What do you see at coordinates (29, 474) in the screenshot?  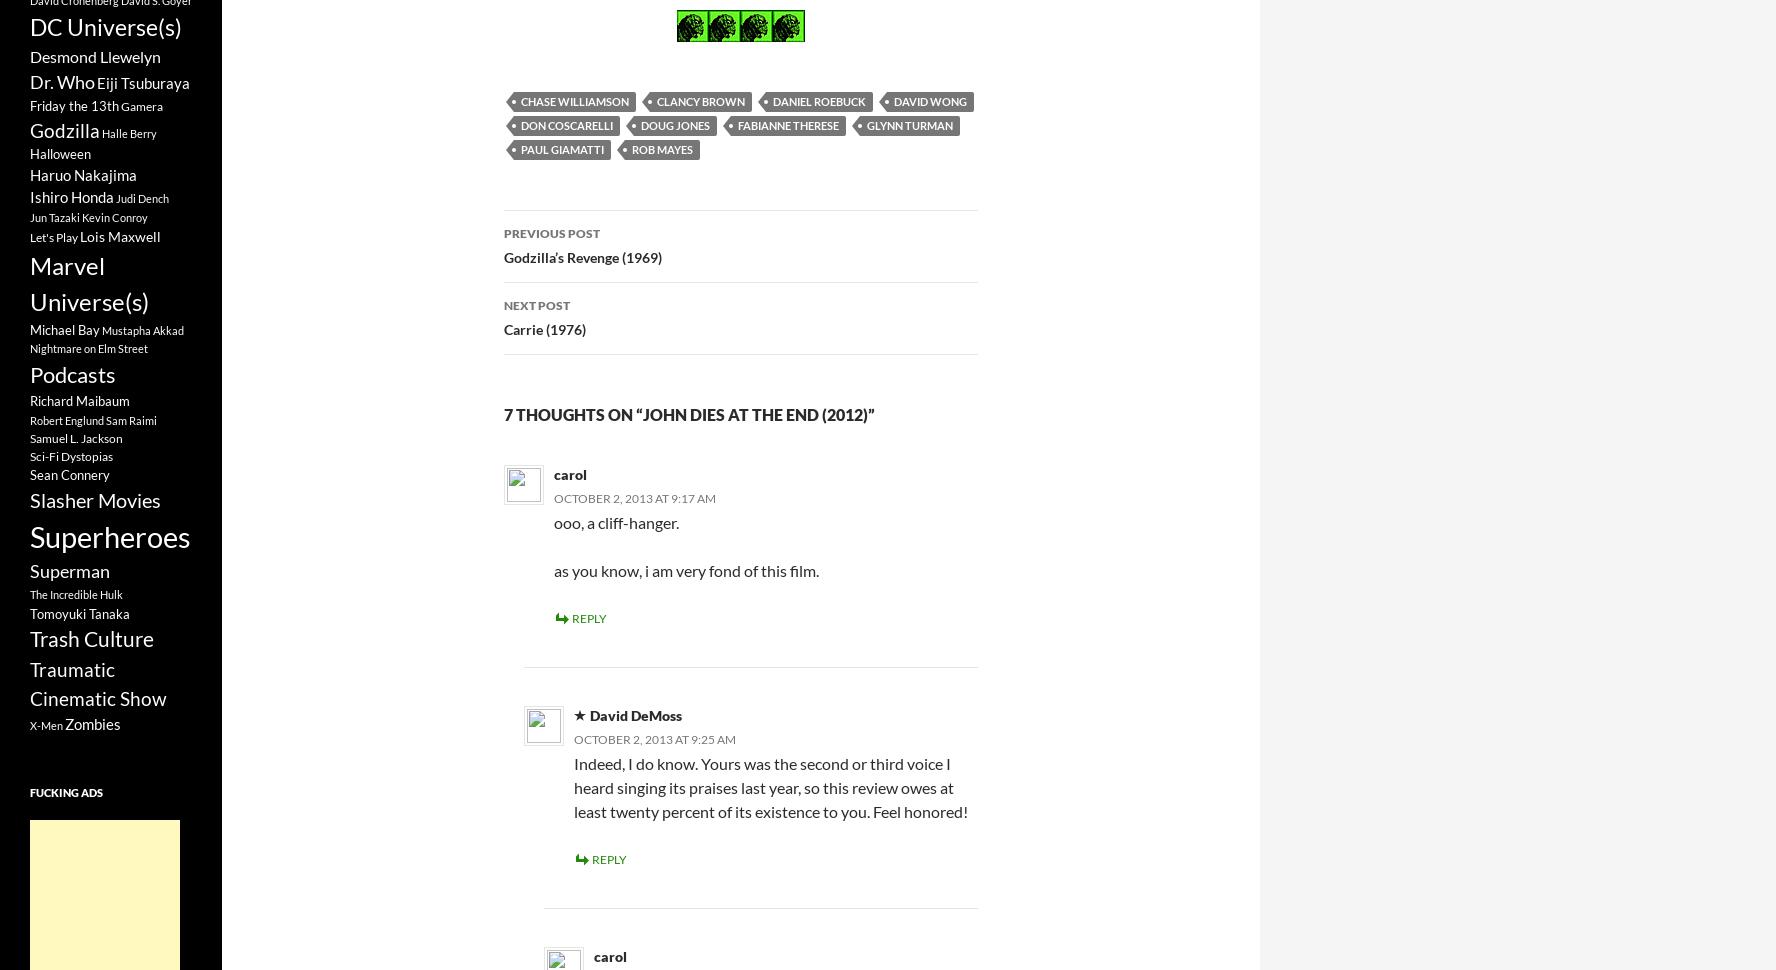 I see `'Sean Connery'` at bounding box center [29, 474].